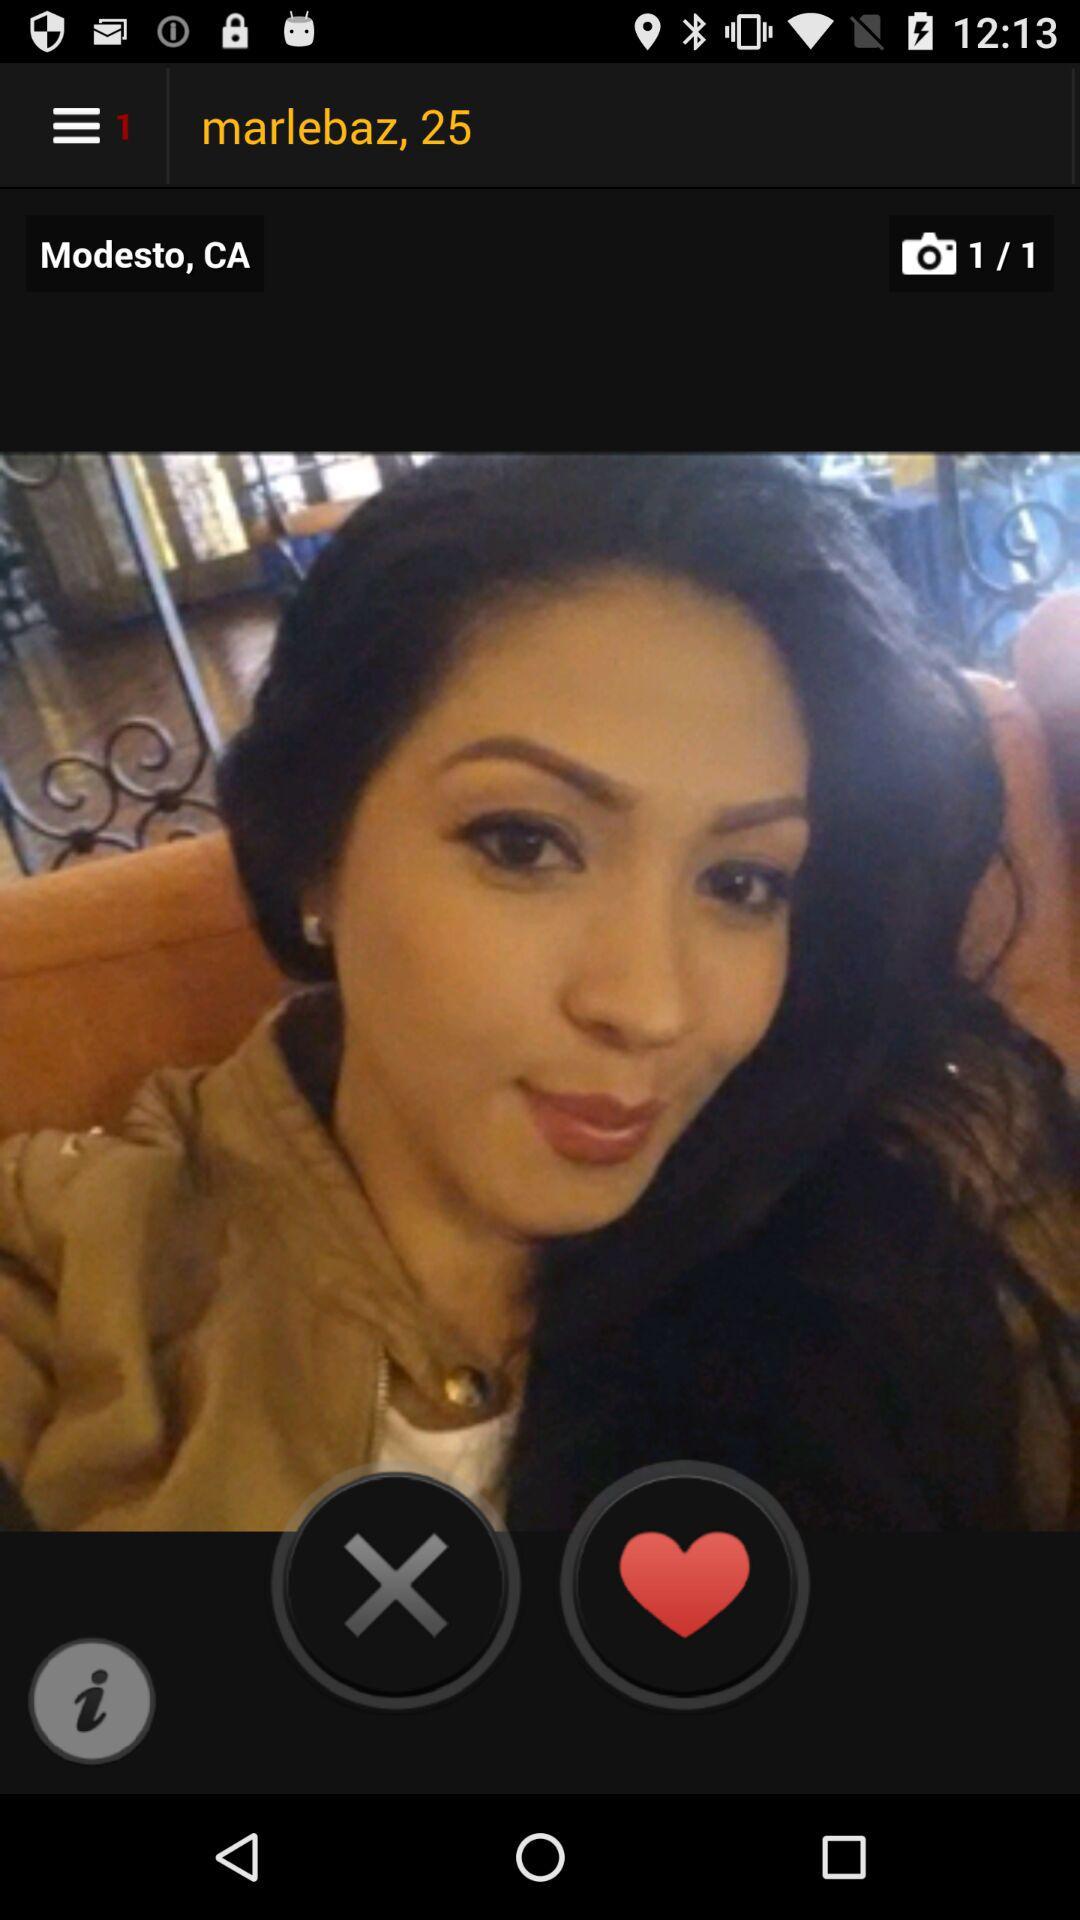  I want to click on app below modesto, ca app, so click(91, 1701).